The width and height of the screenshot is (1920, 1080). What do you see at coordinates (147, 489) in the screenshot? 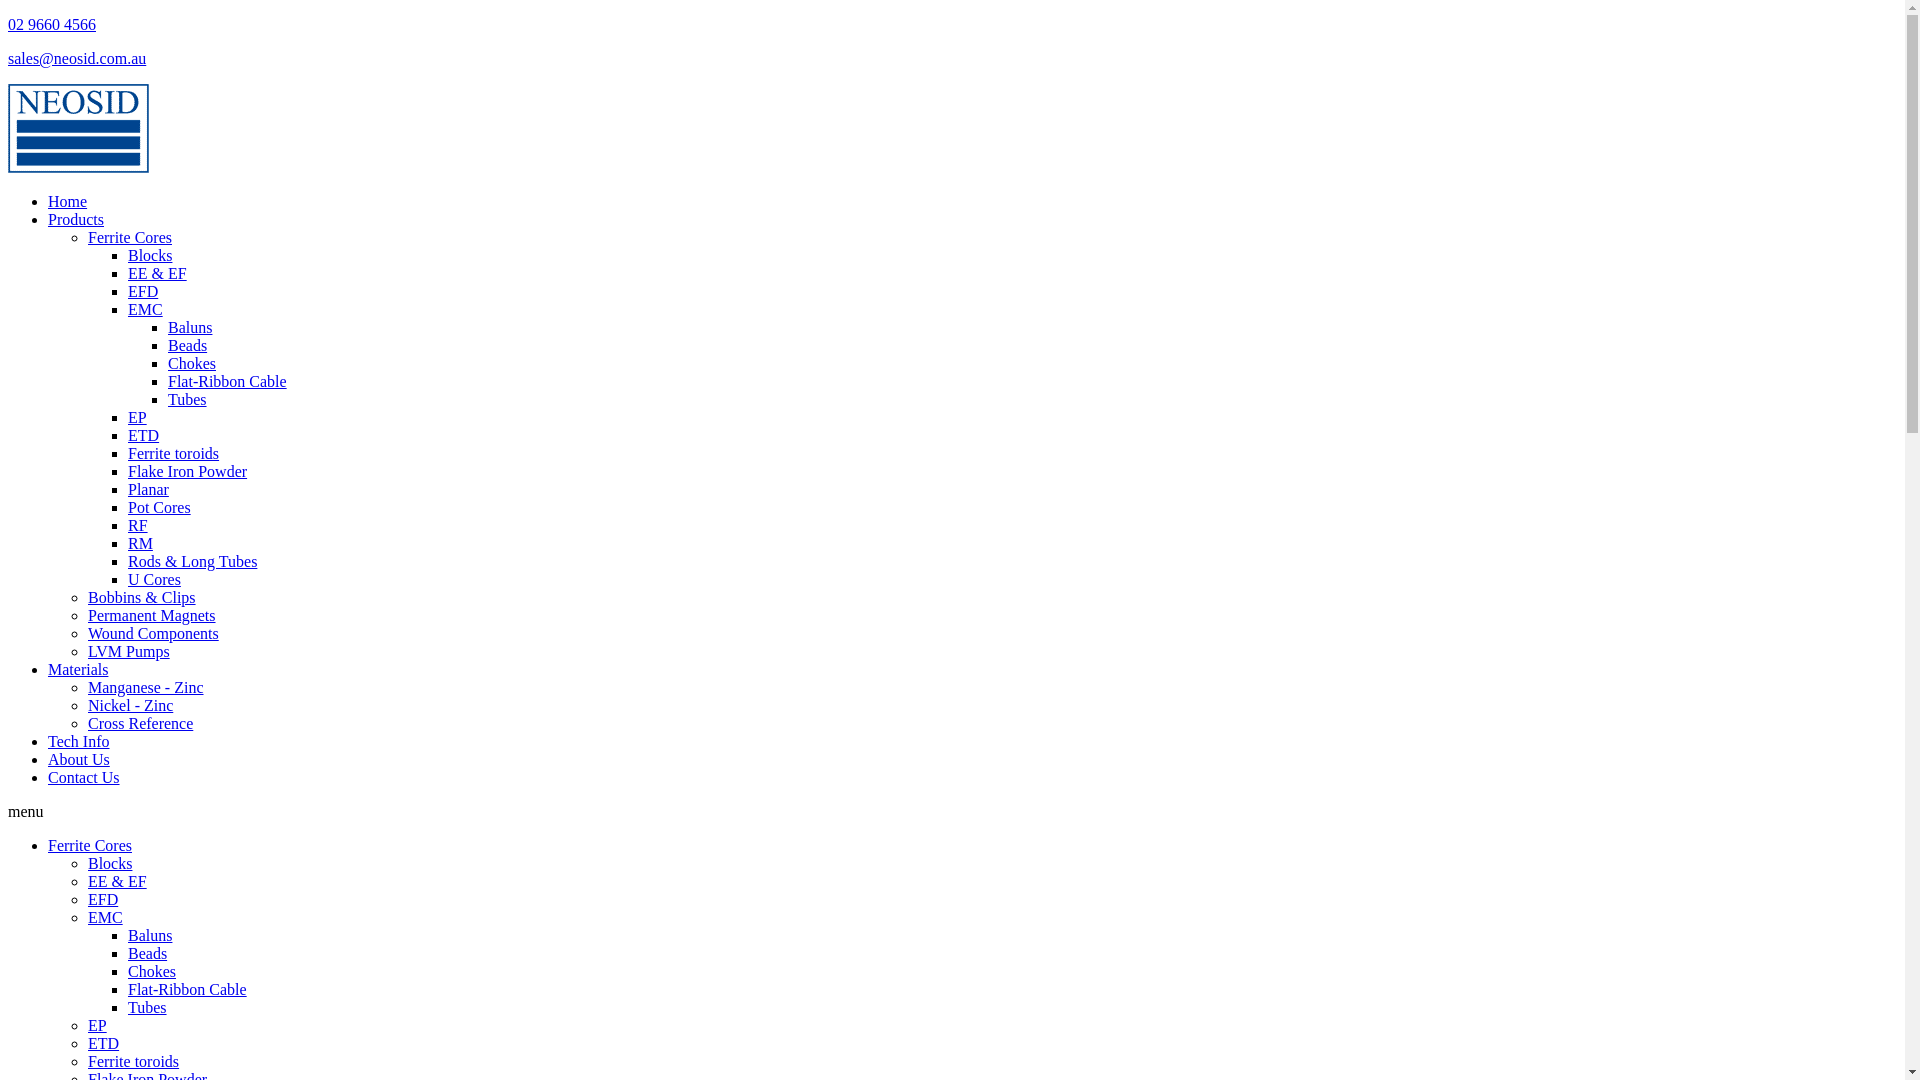
I see `'Planar'` at bounding box center [147, 489].